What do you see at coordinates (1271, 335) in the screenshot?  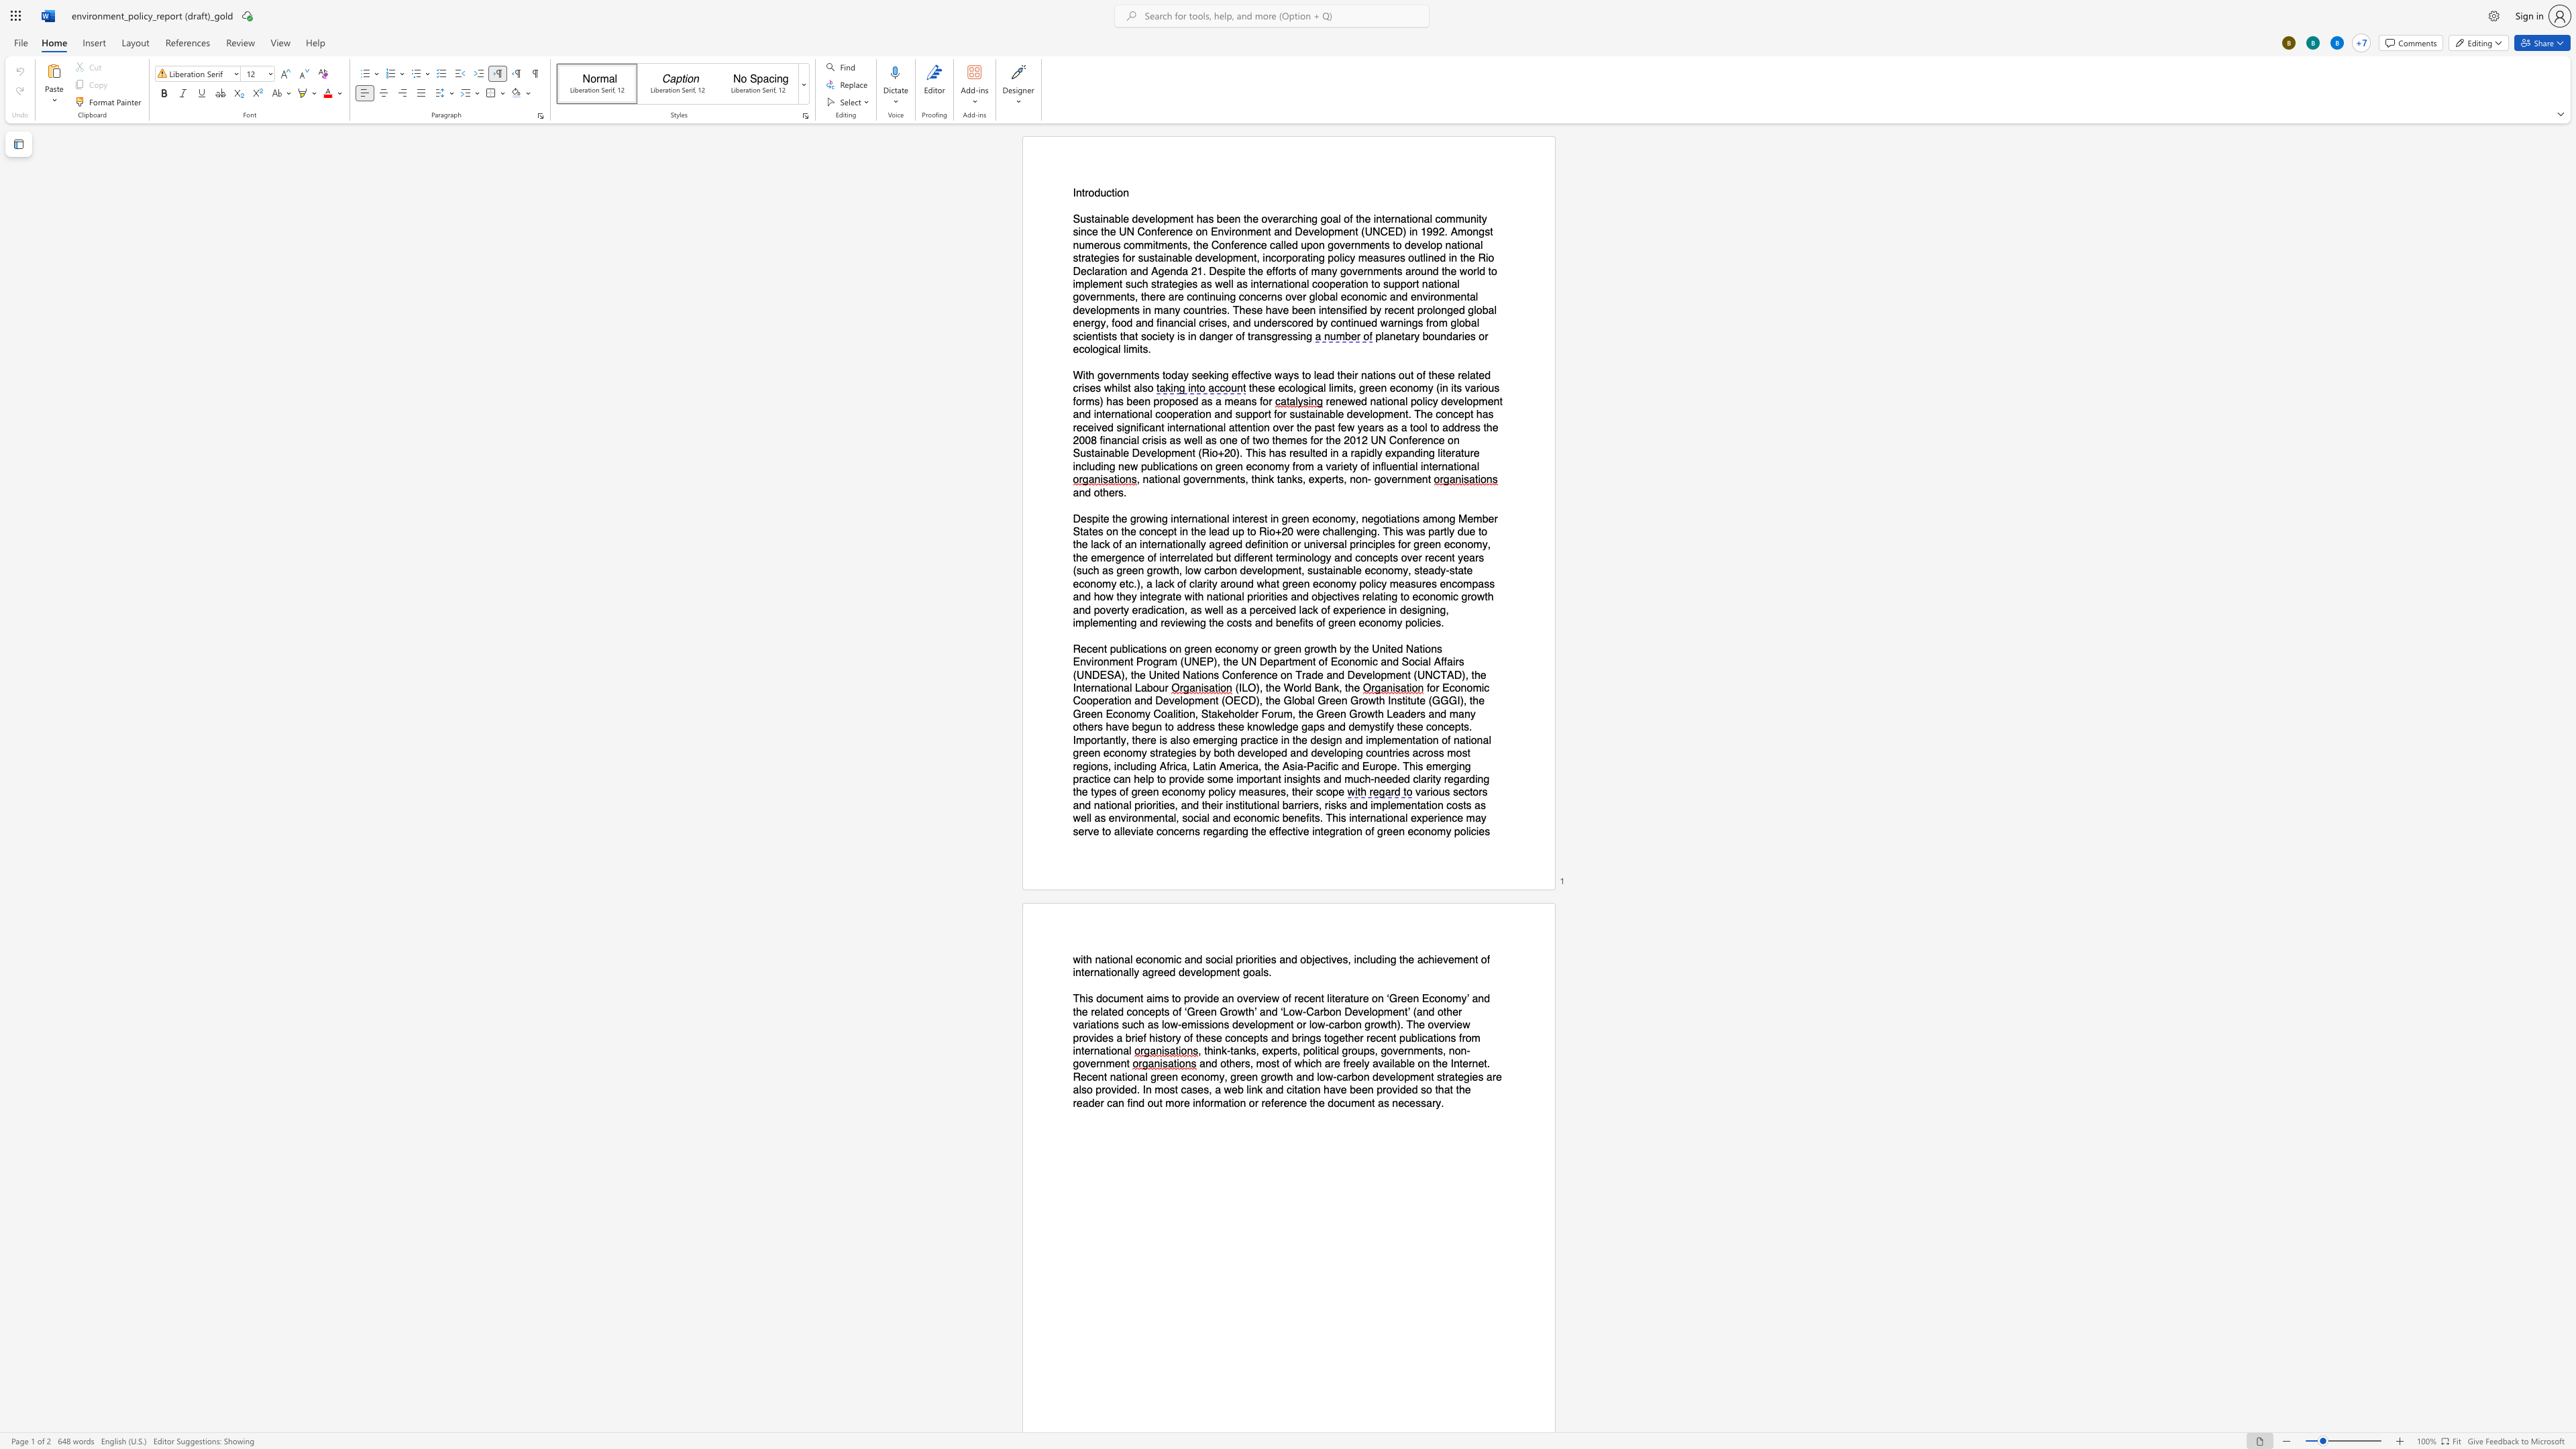 I see `the space between the continuous character "s" and "g" in the text` at bounding box center [1271, 335].